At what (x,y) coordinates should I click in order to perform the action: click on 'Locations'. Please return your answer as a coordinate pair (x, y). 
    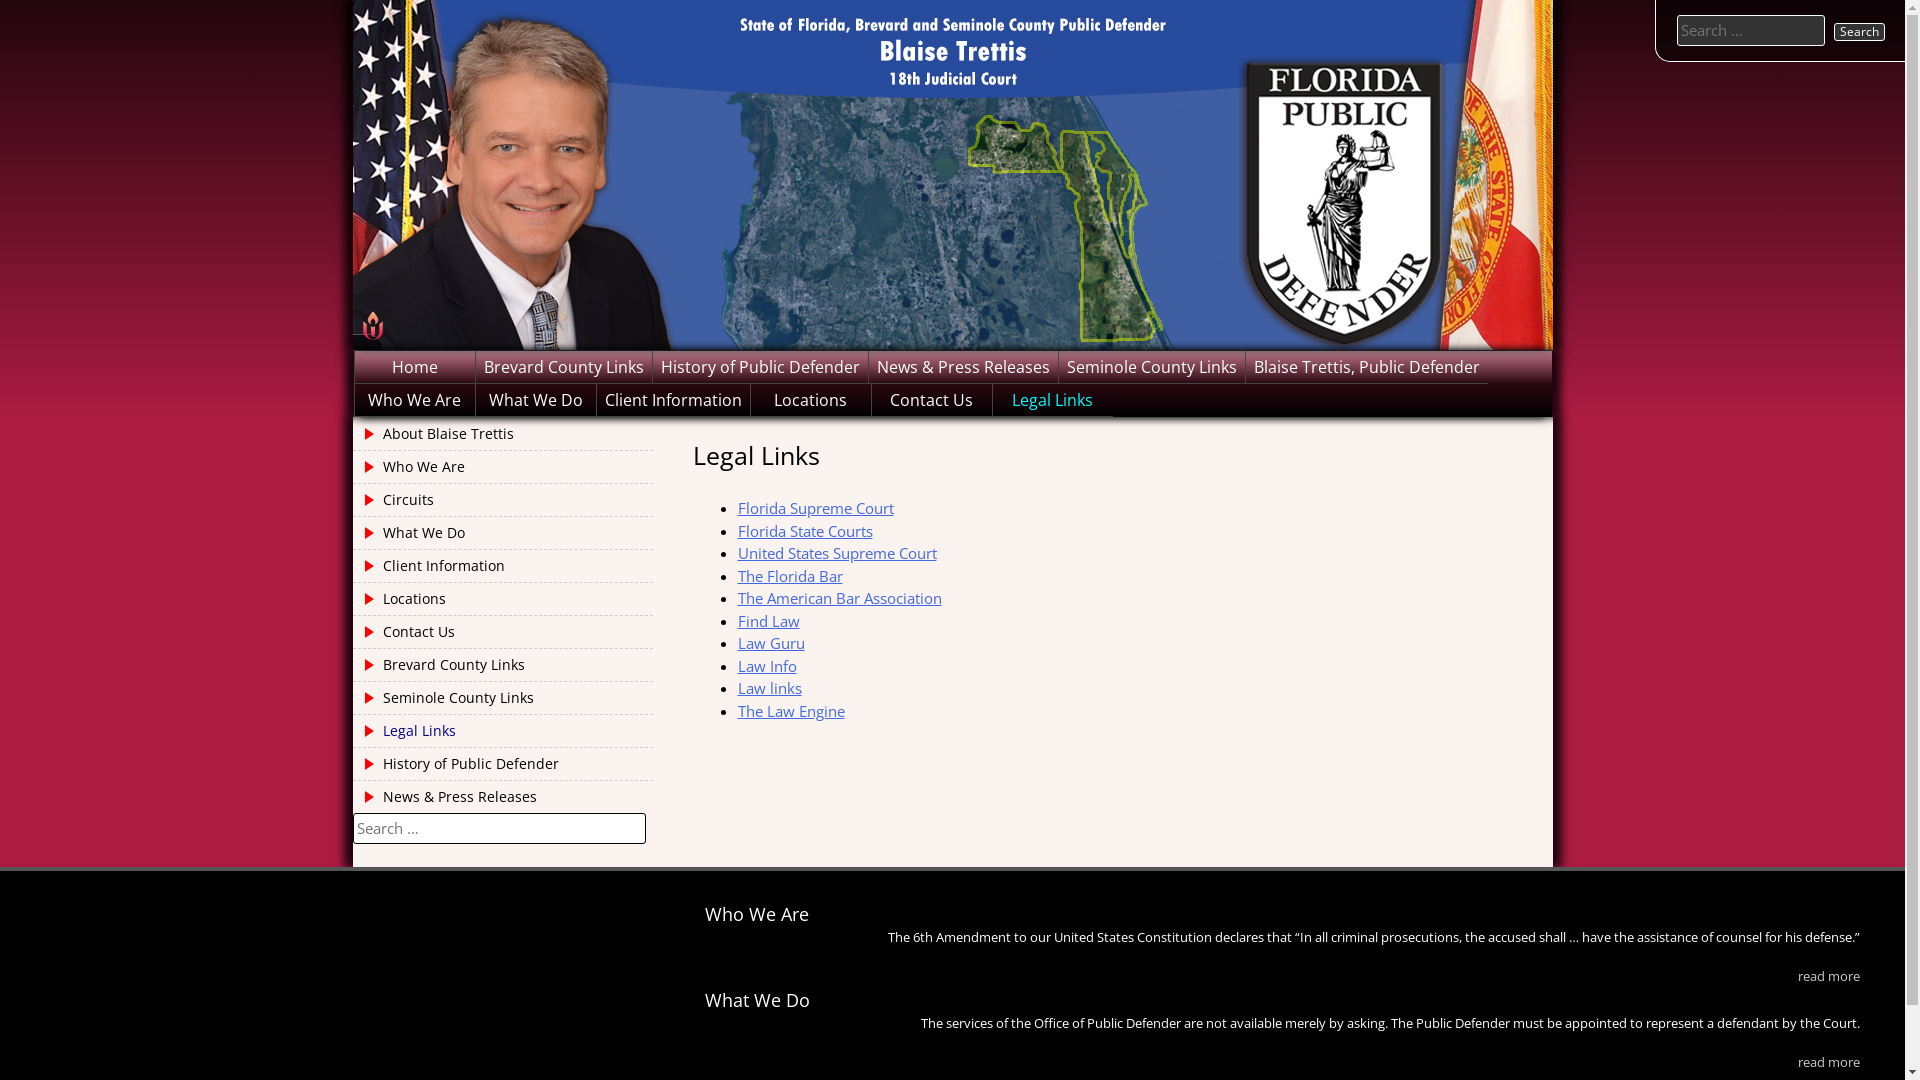
    Looking at the image, I should click on (810, 400).